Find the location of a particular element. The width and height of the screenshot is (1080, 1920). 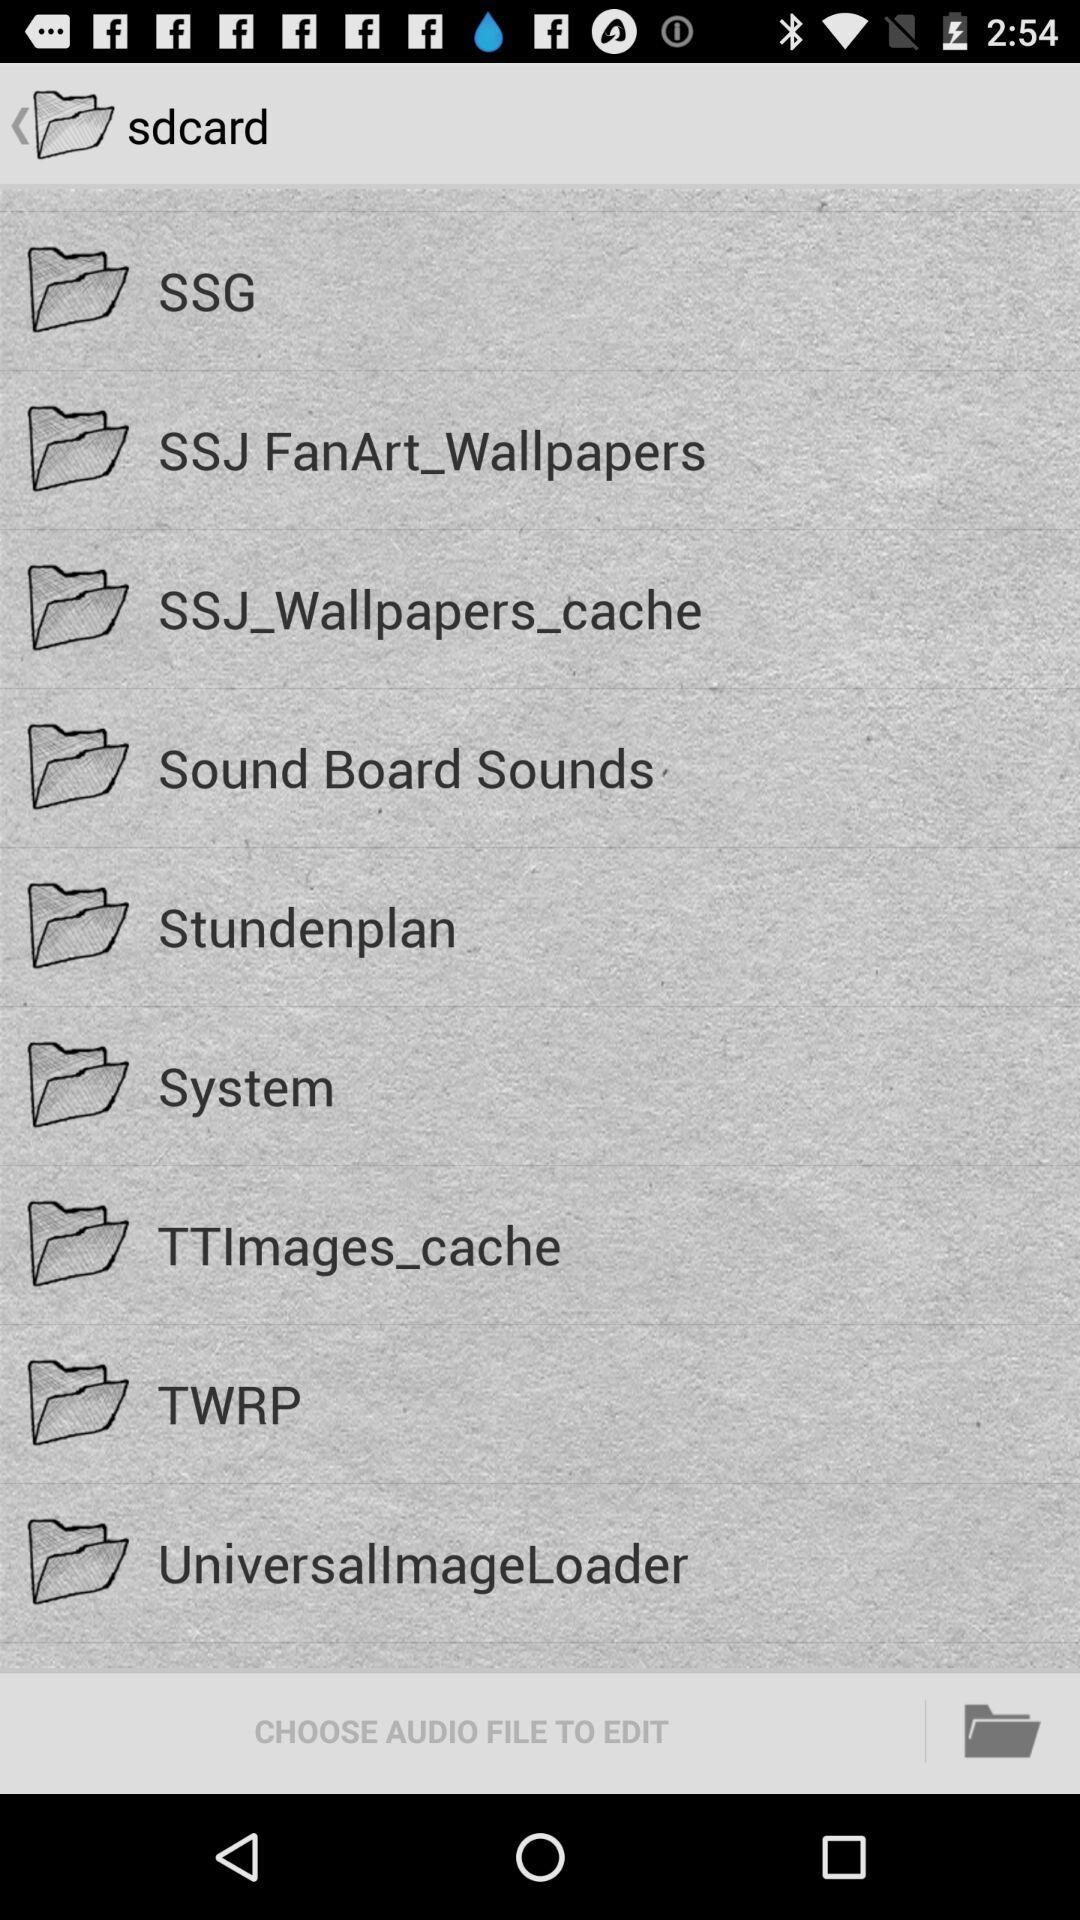

the choose audio file icon is located at coordinates (461, 1730).